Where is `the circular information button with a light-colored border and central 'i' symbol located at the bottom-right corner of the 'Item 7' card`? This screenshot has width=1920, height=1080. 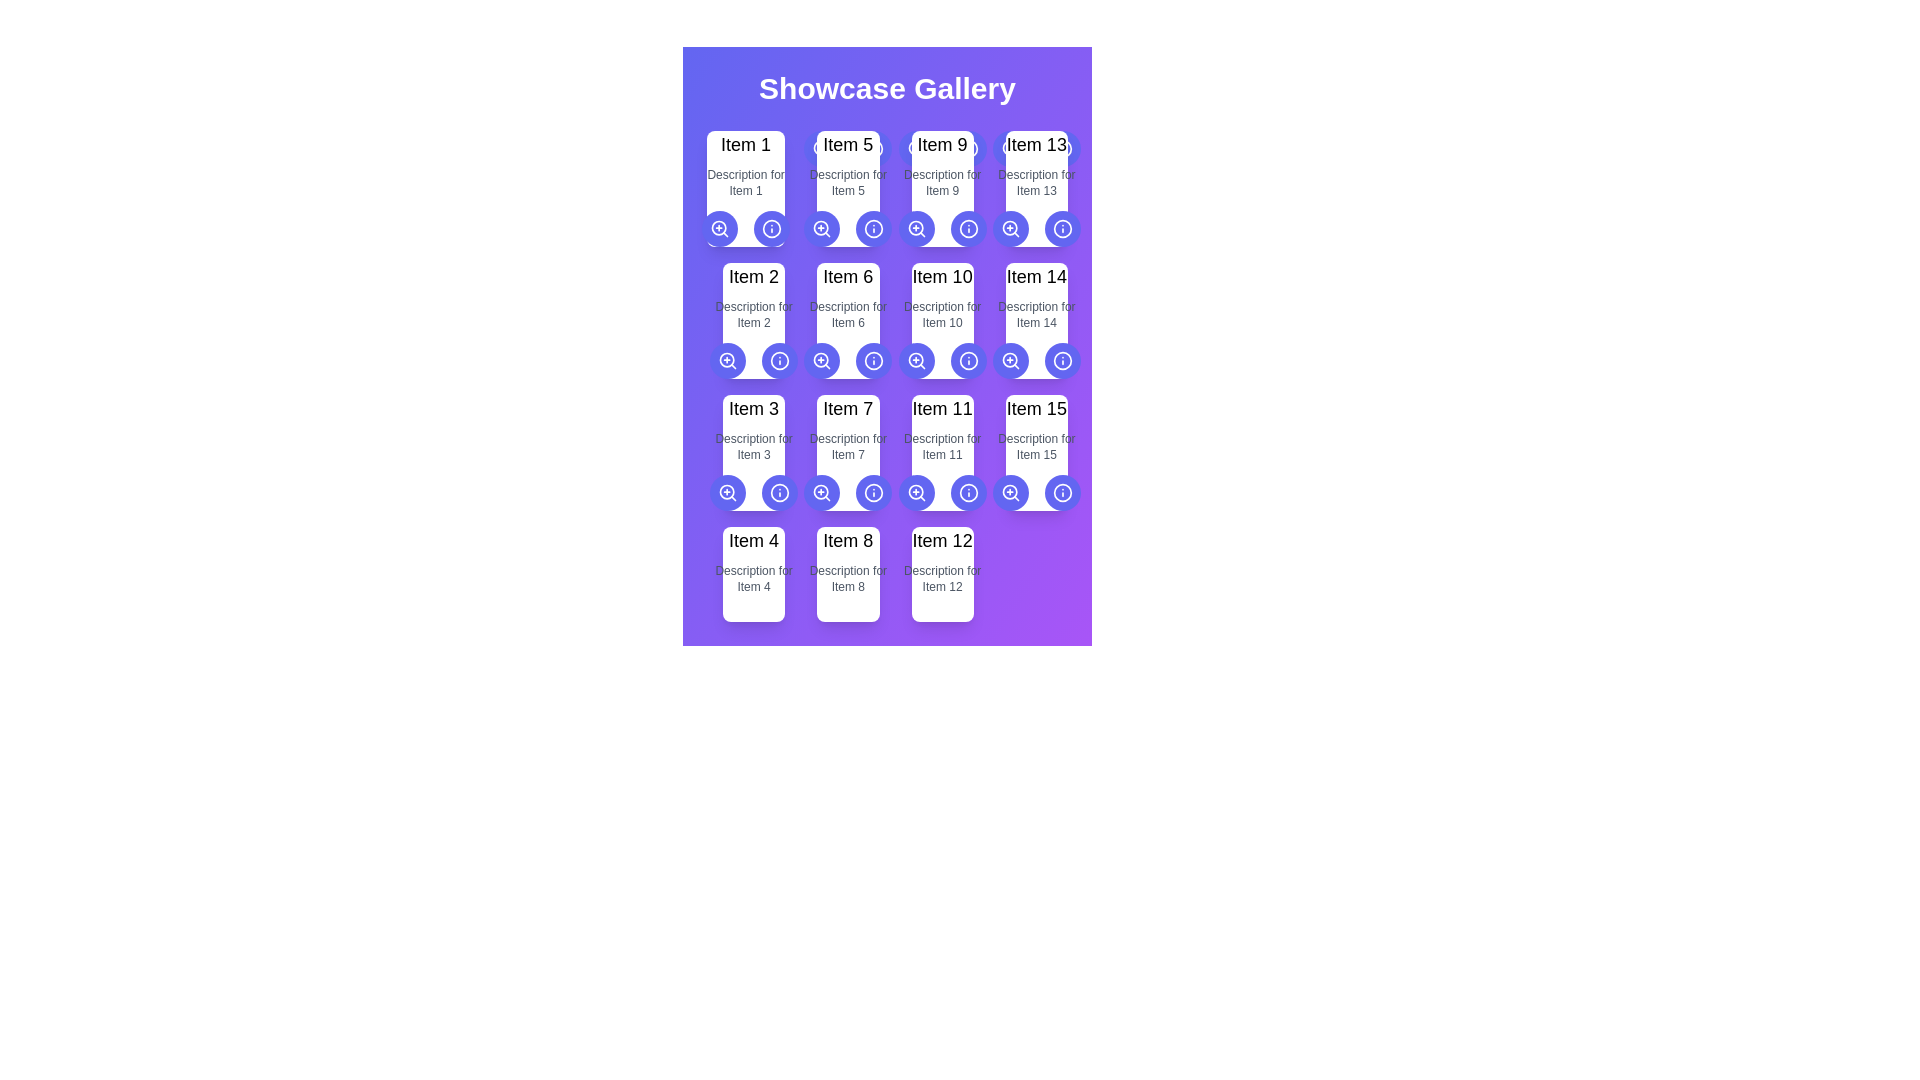 the circular information button with a light-colored border and central 'i' symbol located at the bottom-right corner of the 'Item 7' card is located at coordinates (779, 493).